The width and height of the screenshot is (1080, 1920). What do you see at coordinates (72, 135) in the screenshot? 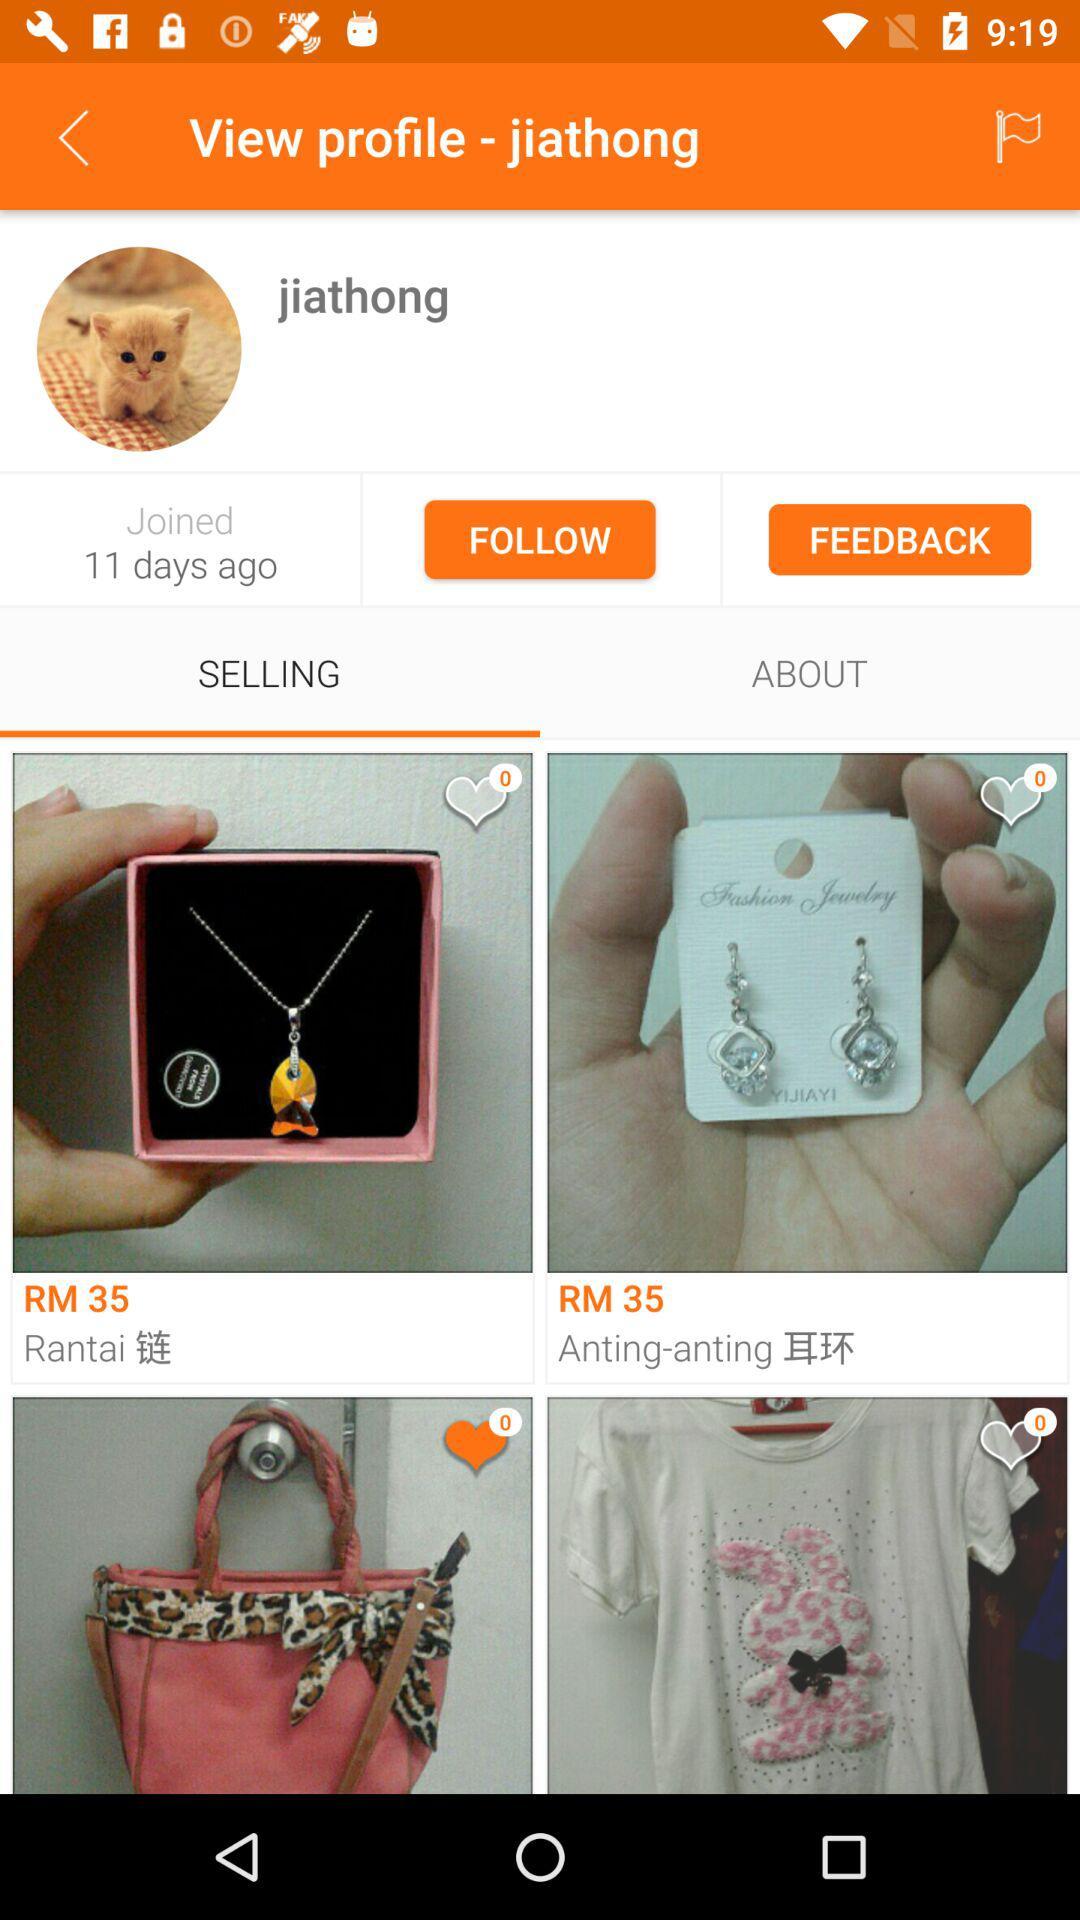
I see `icon to the left of the view profile - jiathong` at bounding box center [72, 135].